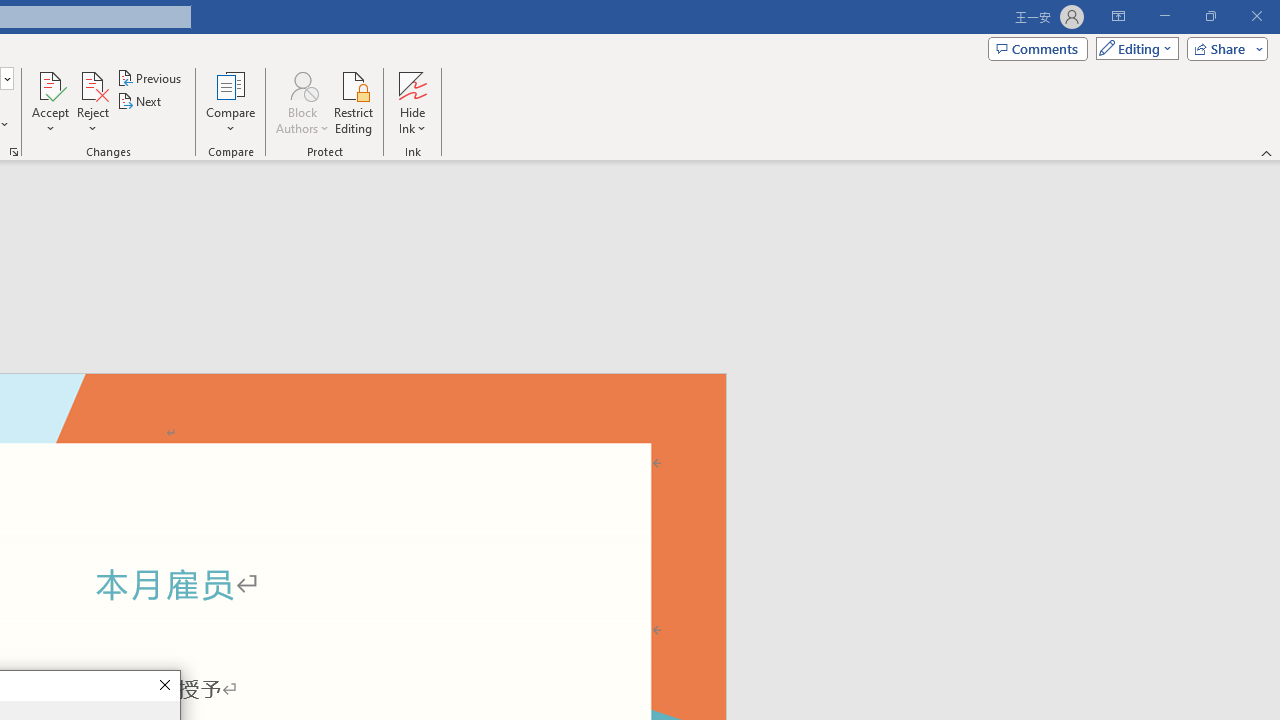 The image size is (1280, 720). Describe the element at coordinates (91, 84) in the screenshot. I see `'Reject and Move to Next'` at that location.